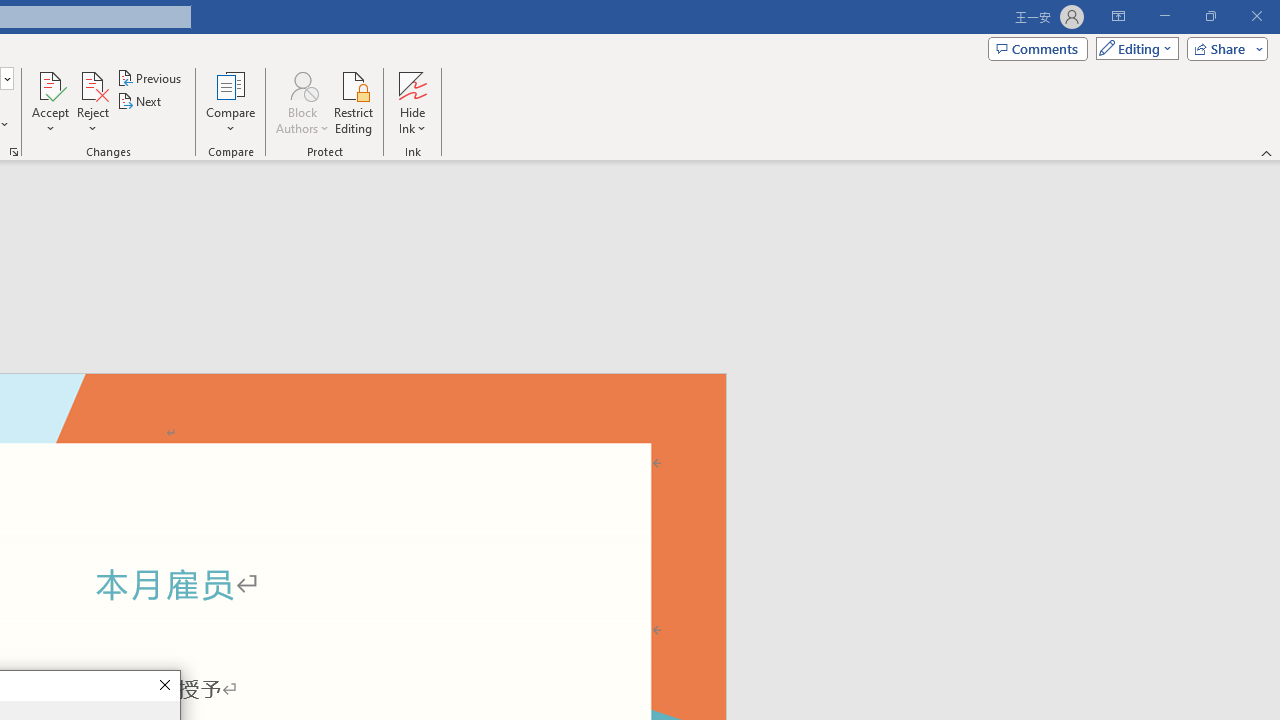 The image size is (1280, 720). Describe the element at coordinates (91, 84) in the screenshot. I see `'Reject and Move to Next'` at that location.